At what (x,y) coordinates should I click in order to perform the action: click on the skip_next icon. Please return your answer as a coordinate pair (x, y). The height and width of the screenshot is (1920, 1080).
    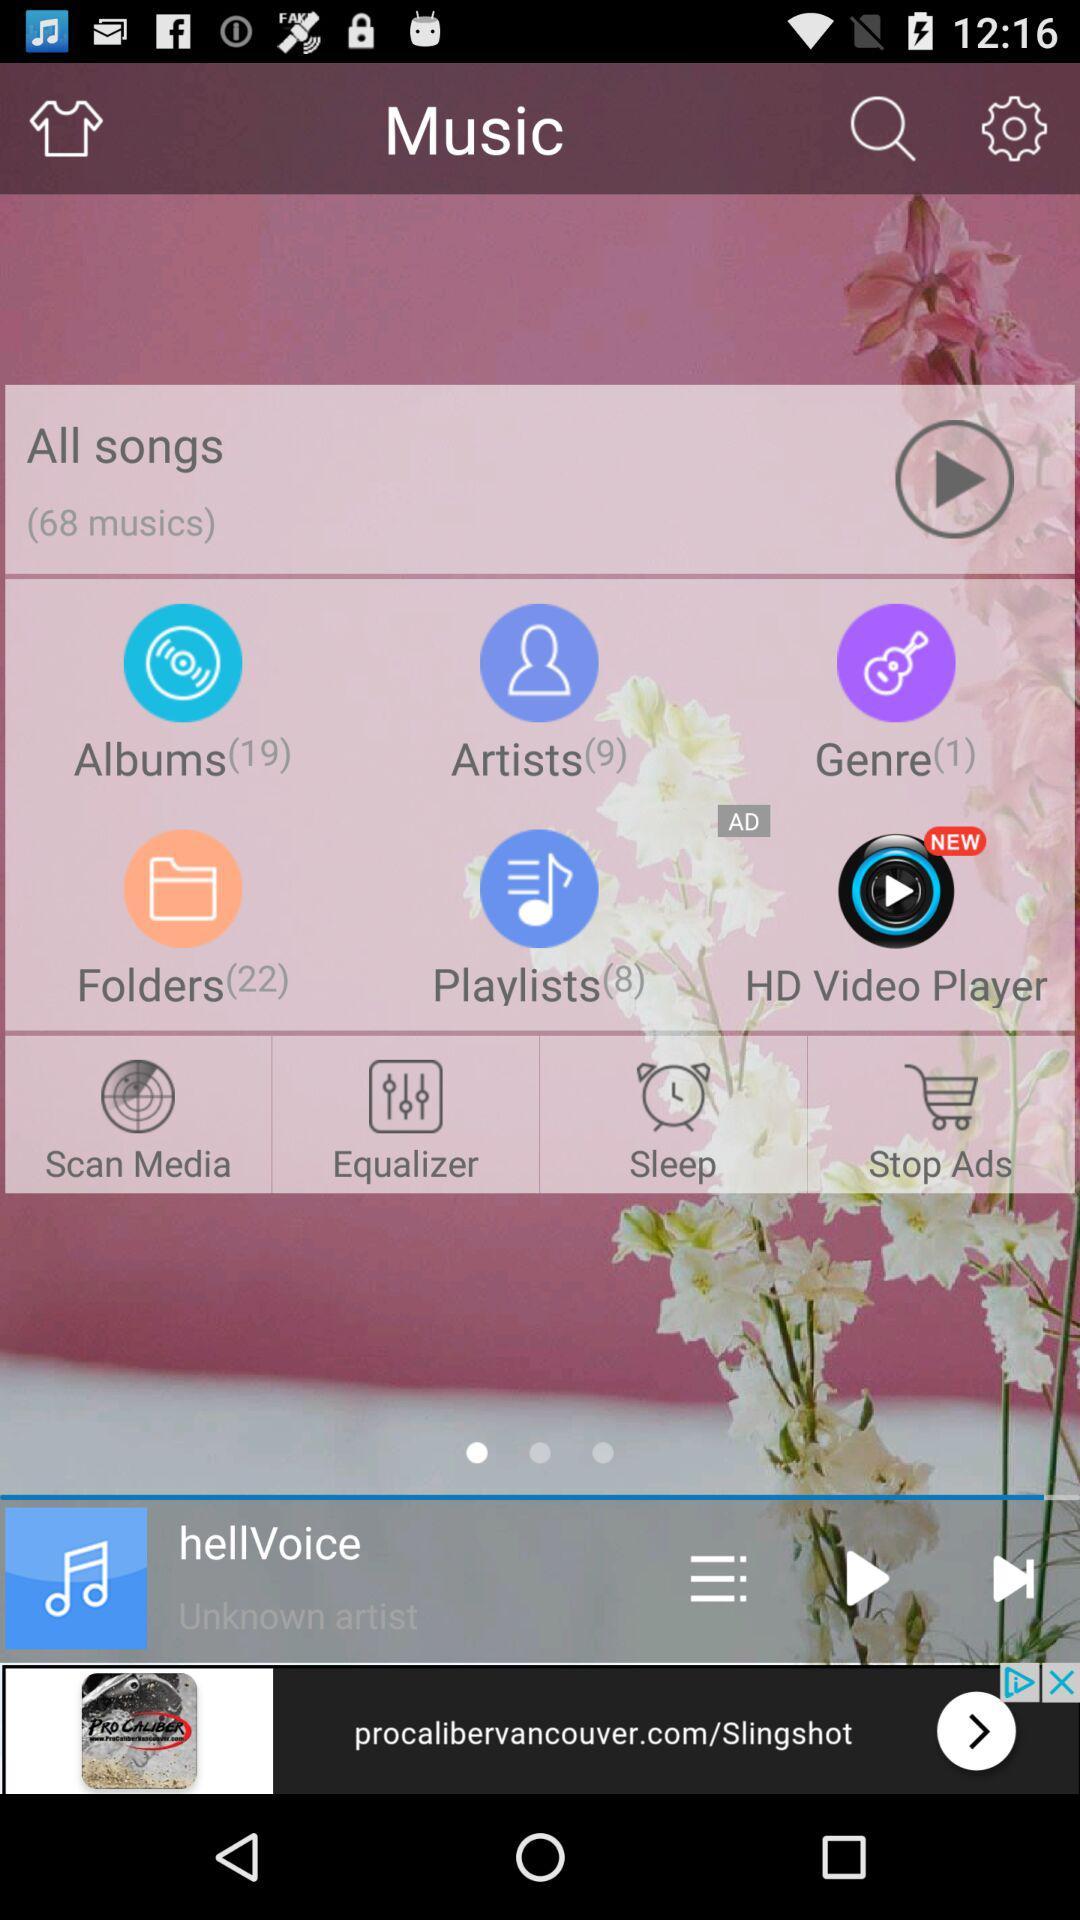
    Looking at the image, I should click on (1012, 1688).